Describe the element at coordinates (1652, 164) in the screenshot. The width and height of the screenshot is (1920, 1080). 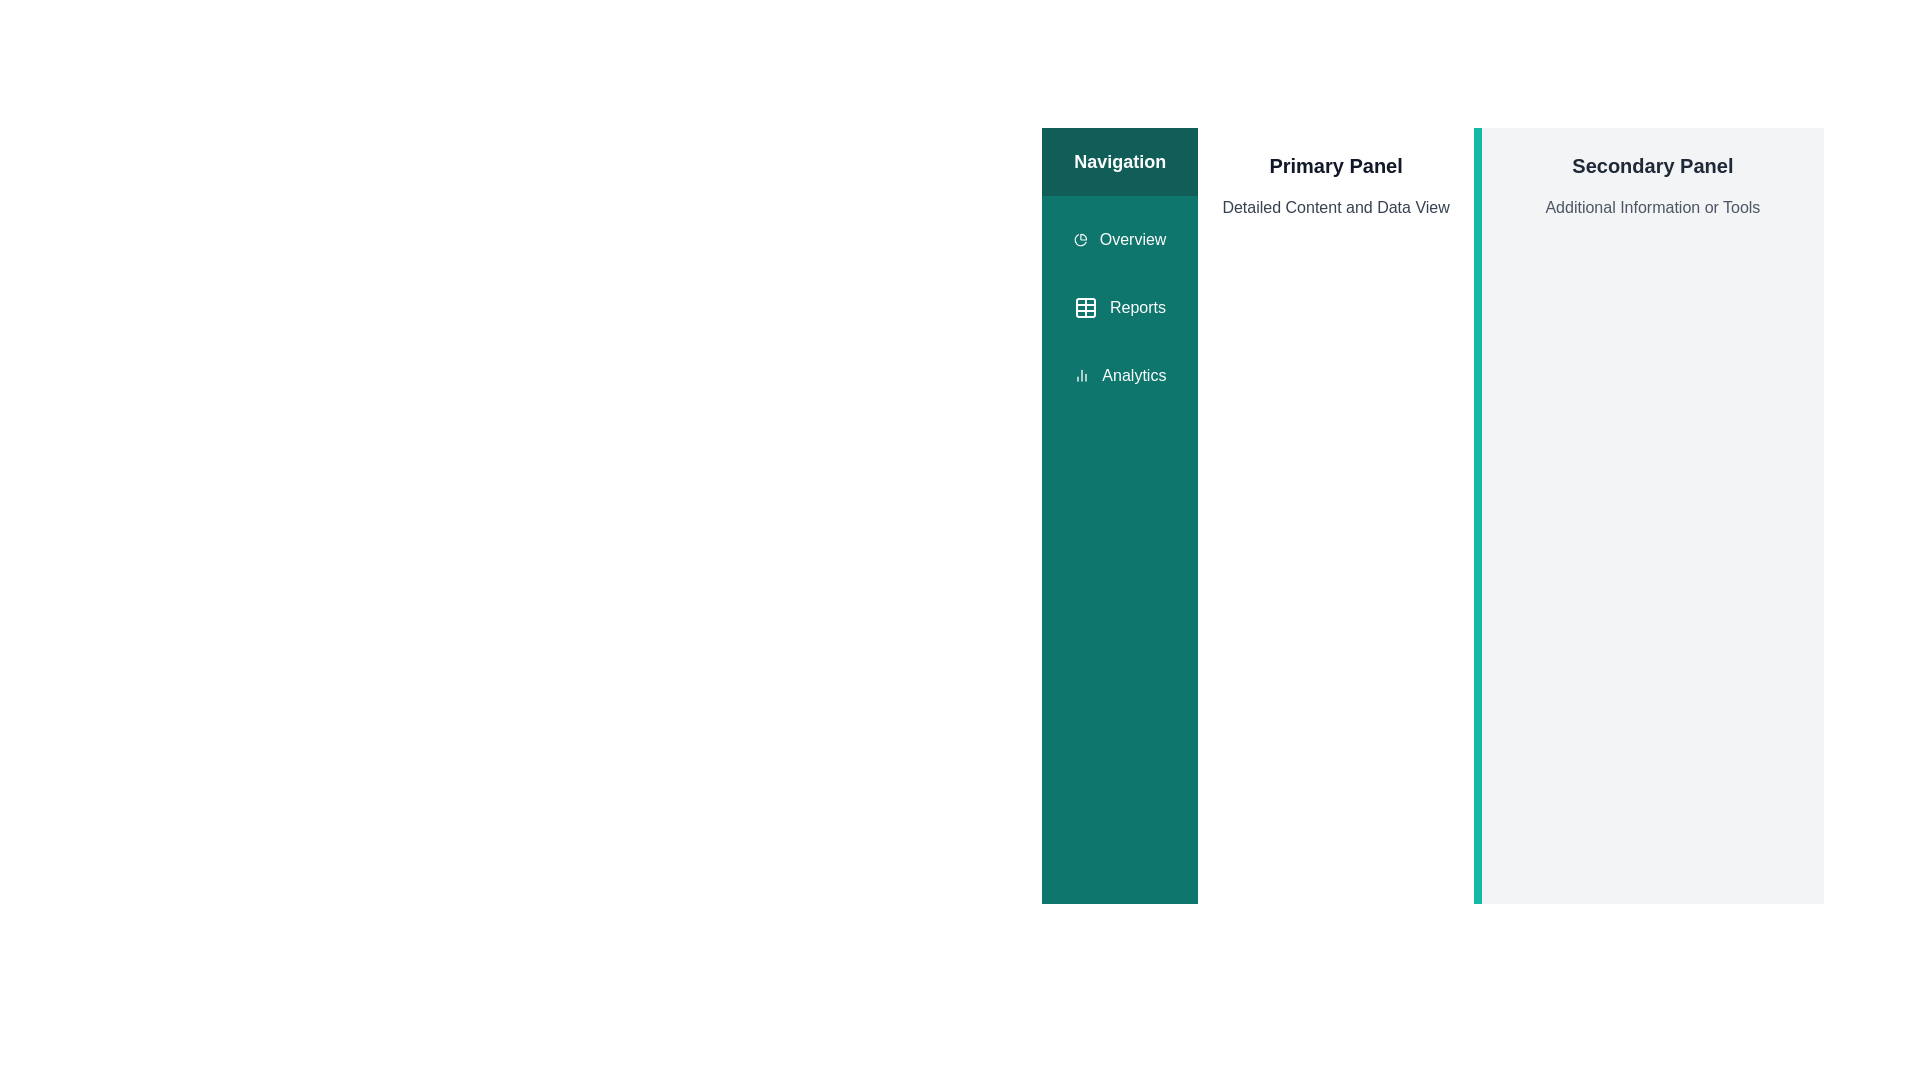
I see `the 'Secondary Panel' heading, which is styled in dark gray, bold, and slightly larger font, located at the top of the 'Secondary Panel' section` at that location.